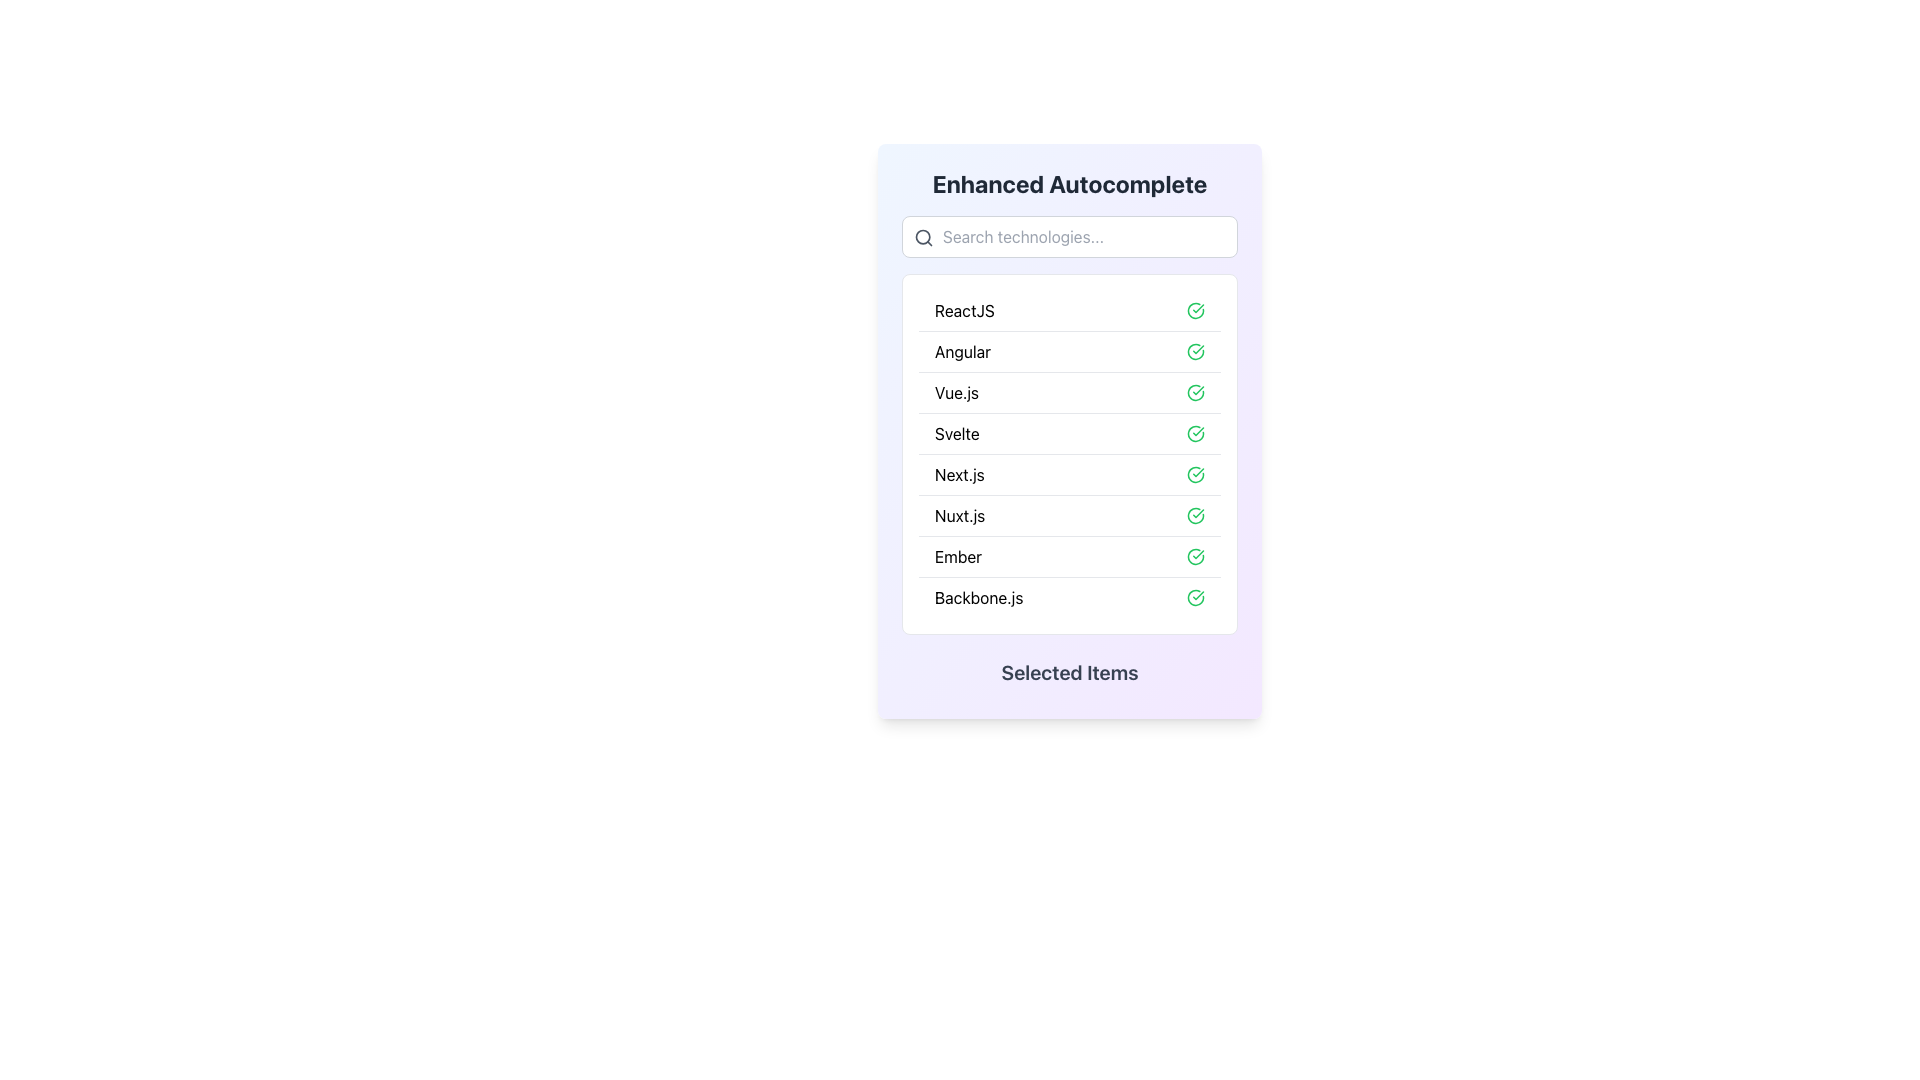 The height and width of the screenshot is (1080, 1920). Describe the element at coordinates (1195, 515) in the screenshot. I see `the green circular icon with a checkmark located to the right of the 'Nuxt.js' text` at that location.